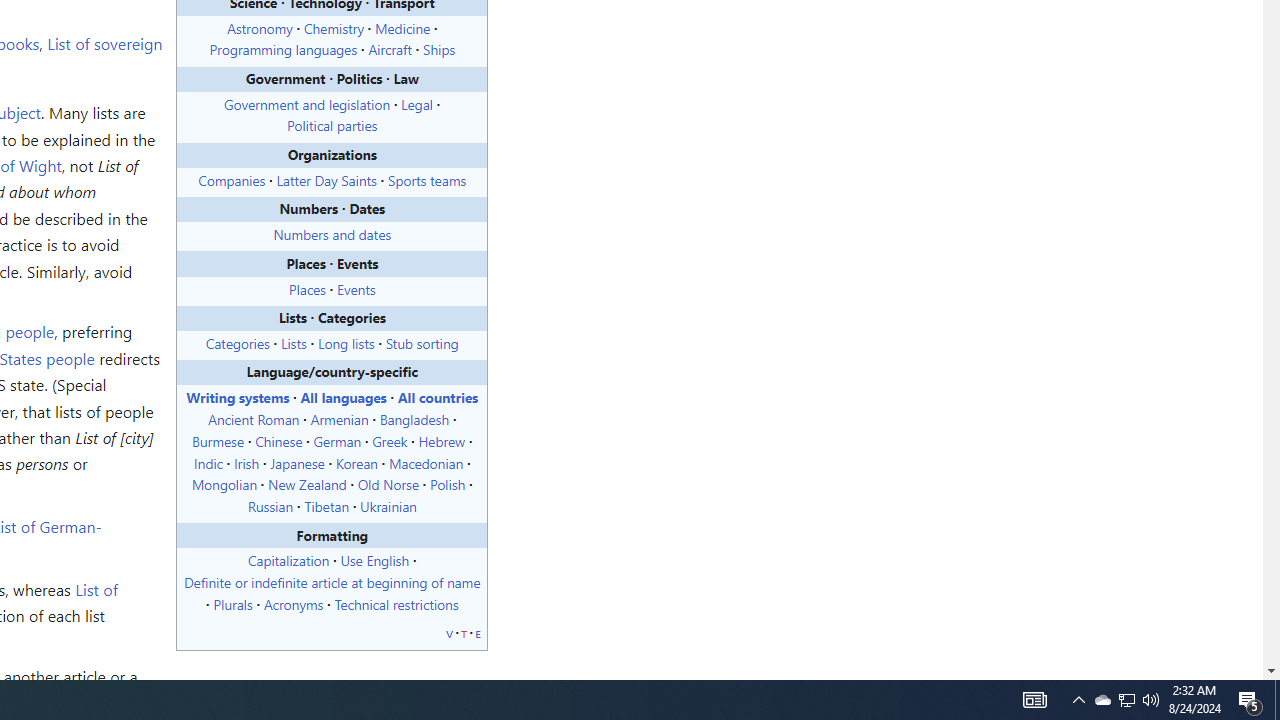 The image size is (1280, 720). What do you see at coordinates (425, 178) in the screenshot?
I see `'Sports teams'` at bounding box center [425, 178].